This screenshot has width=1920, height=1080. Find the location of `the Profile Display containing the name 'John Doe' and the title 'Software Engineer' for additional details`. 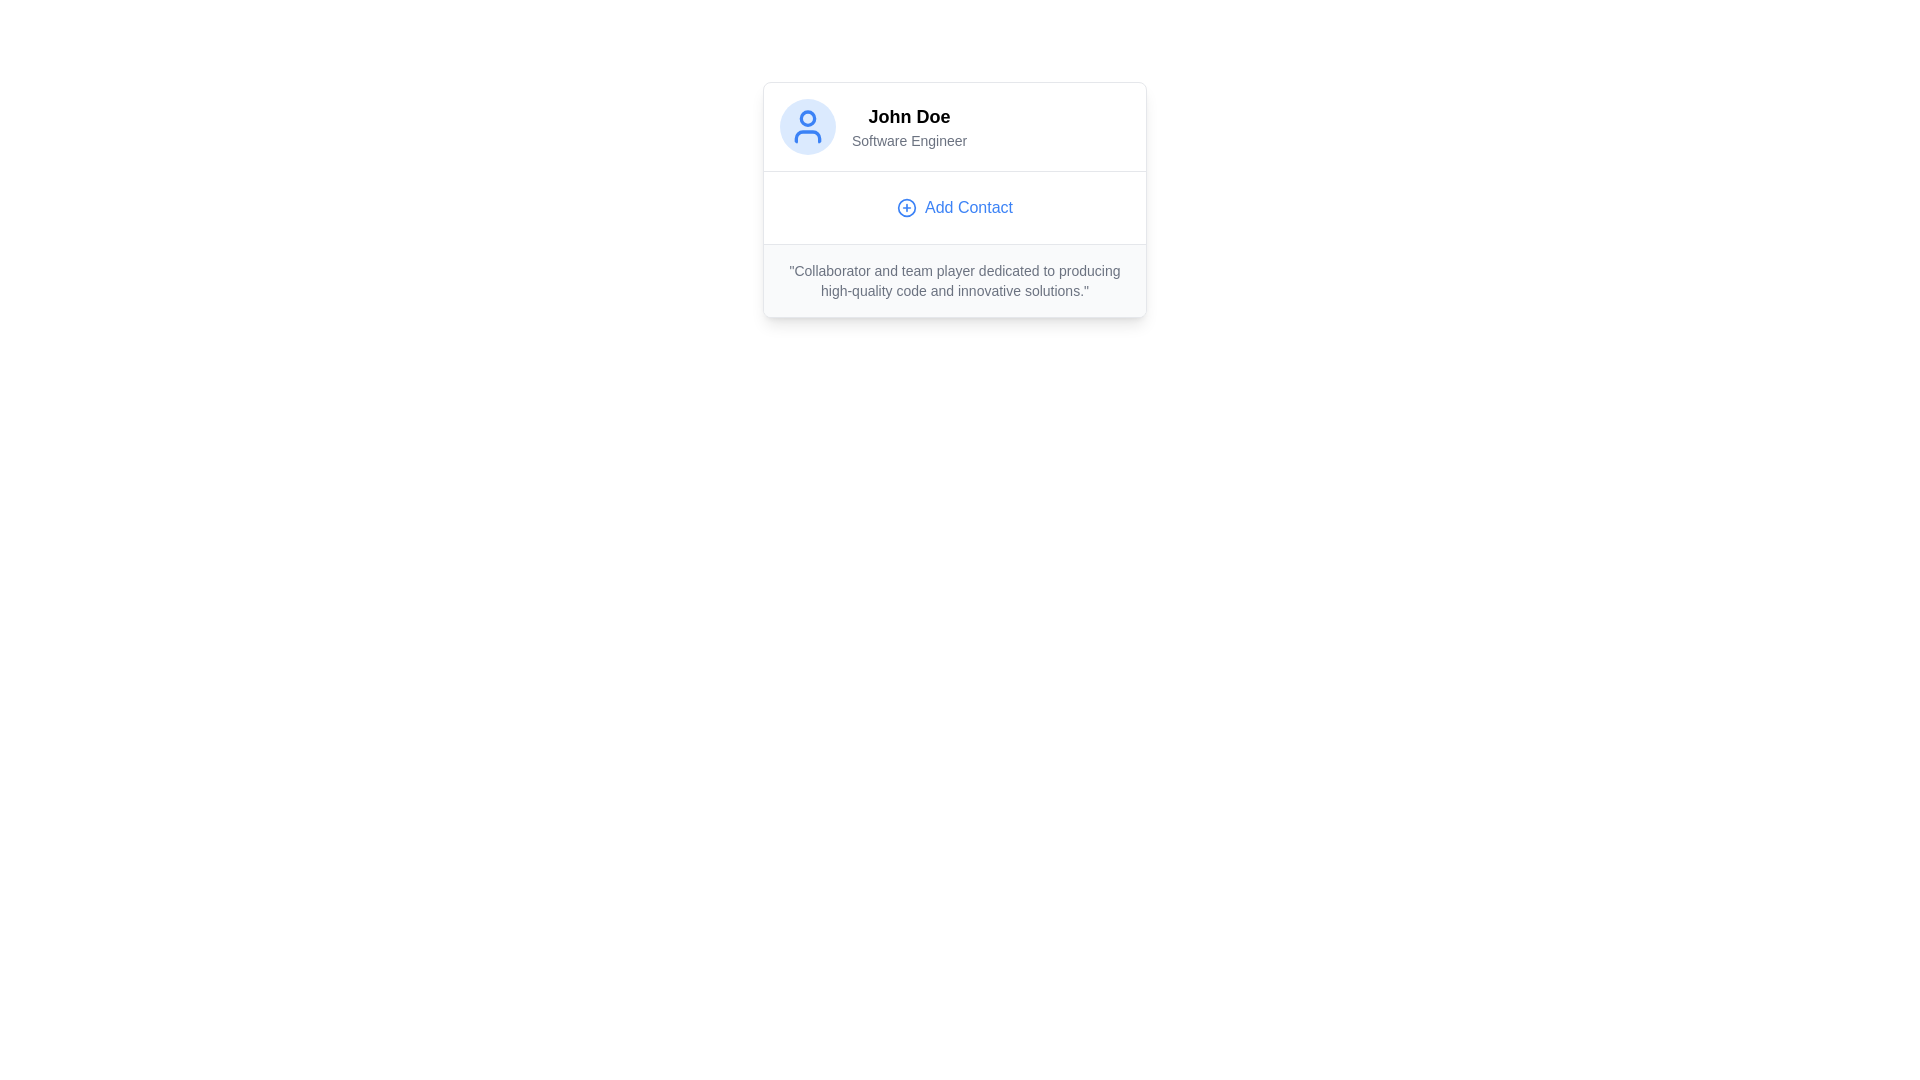

the Profile Display containing the name 'John Doe' and the title 'Software Engineer' for additional details is located at coordinates (954, 127).